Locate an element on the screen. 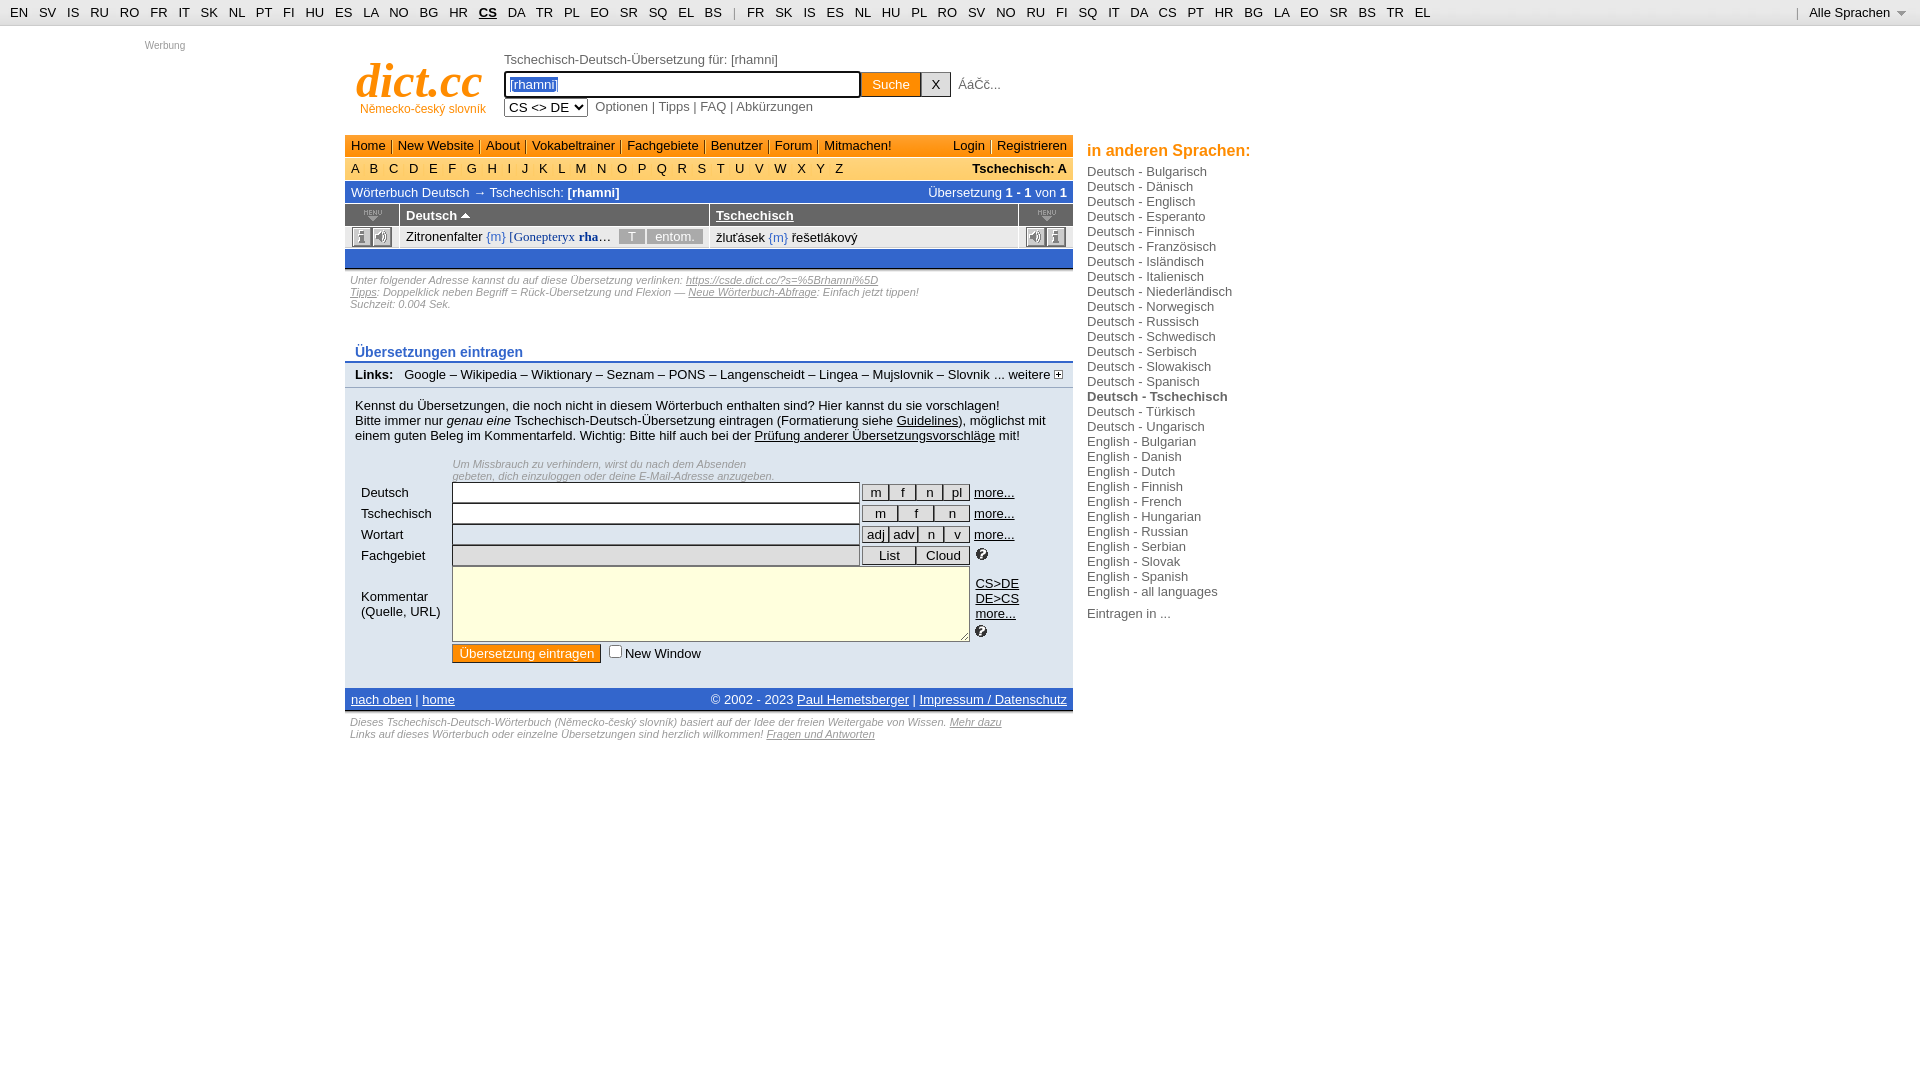 The image size is (1920, 1080). 'Slovnik' is located at coordinates (947, 374).